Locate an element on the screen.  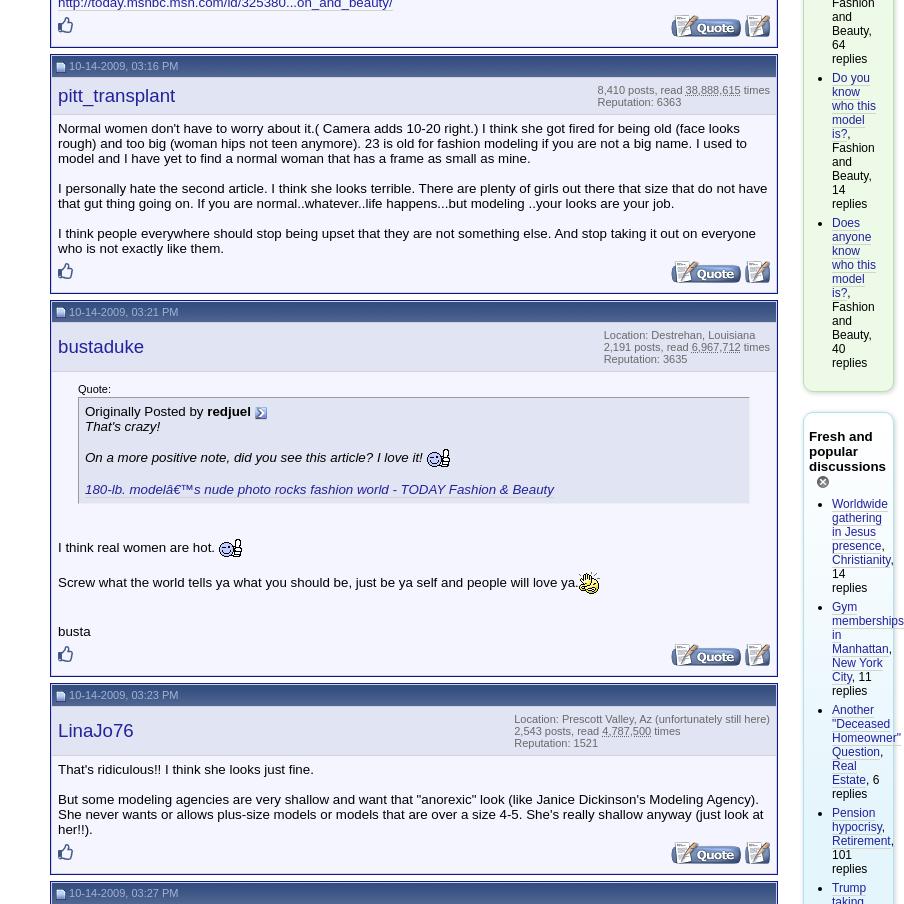
'180-lb. modelâ€™s nude photo rocks fashion world - TODAY Fashion & Beauty' is located at coordinates (84, 488).